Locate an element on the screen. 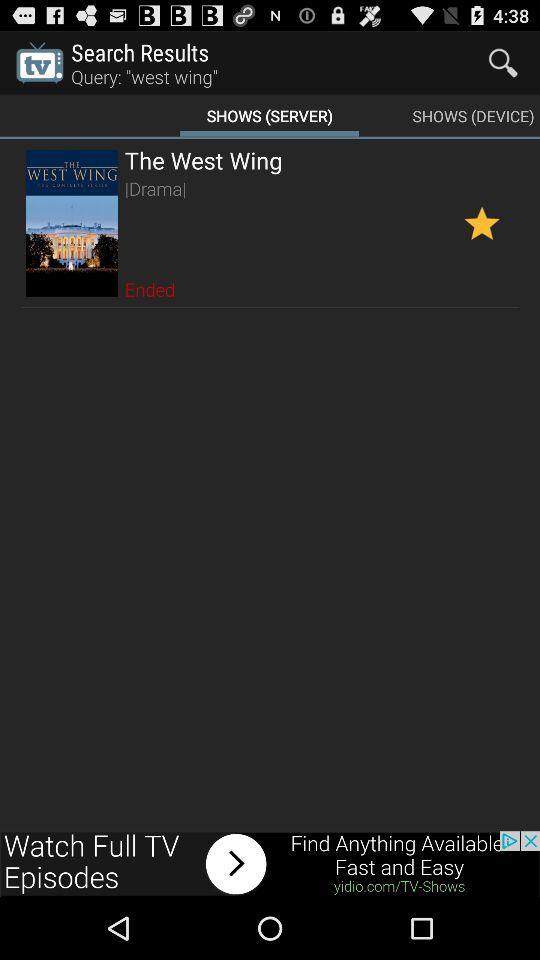 This screenshot has width=540, height=960. favorite option is located at coordinates (481, 223).